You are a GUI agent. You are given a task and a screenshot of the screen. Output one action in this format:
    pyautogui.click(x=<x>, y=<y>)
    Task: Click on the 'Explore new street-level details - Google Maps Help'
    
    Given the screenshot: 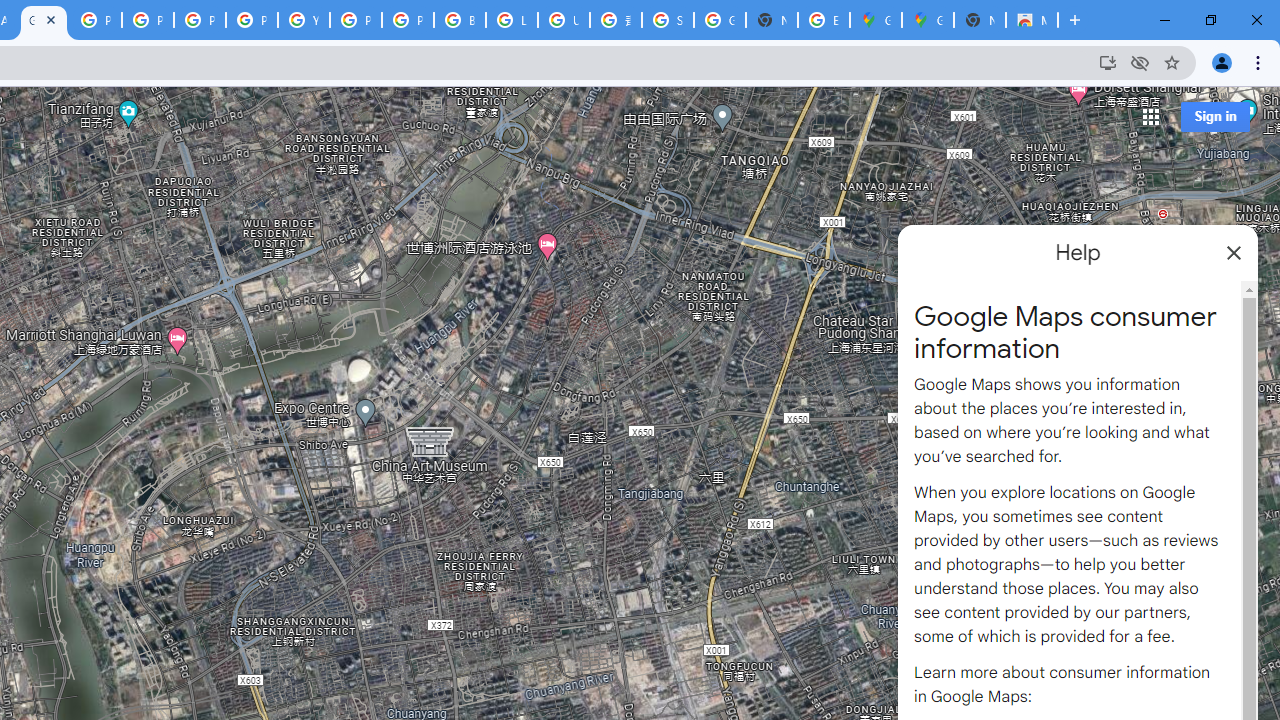 What is the action you would take?
    pyautogui.click(x=823, y=20)
    